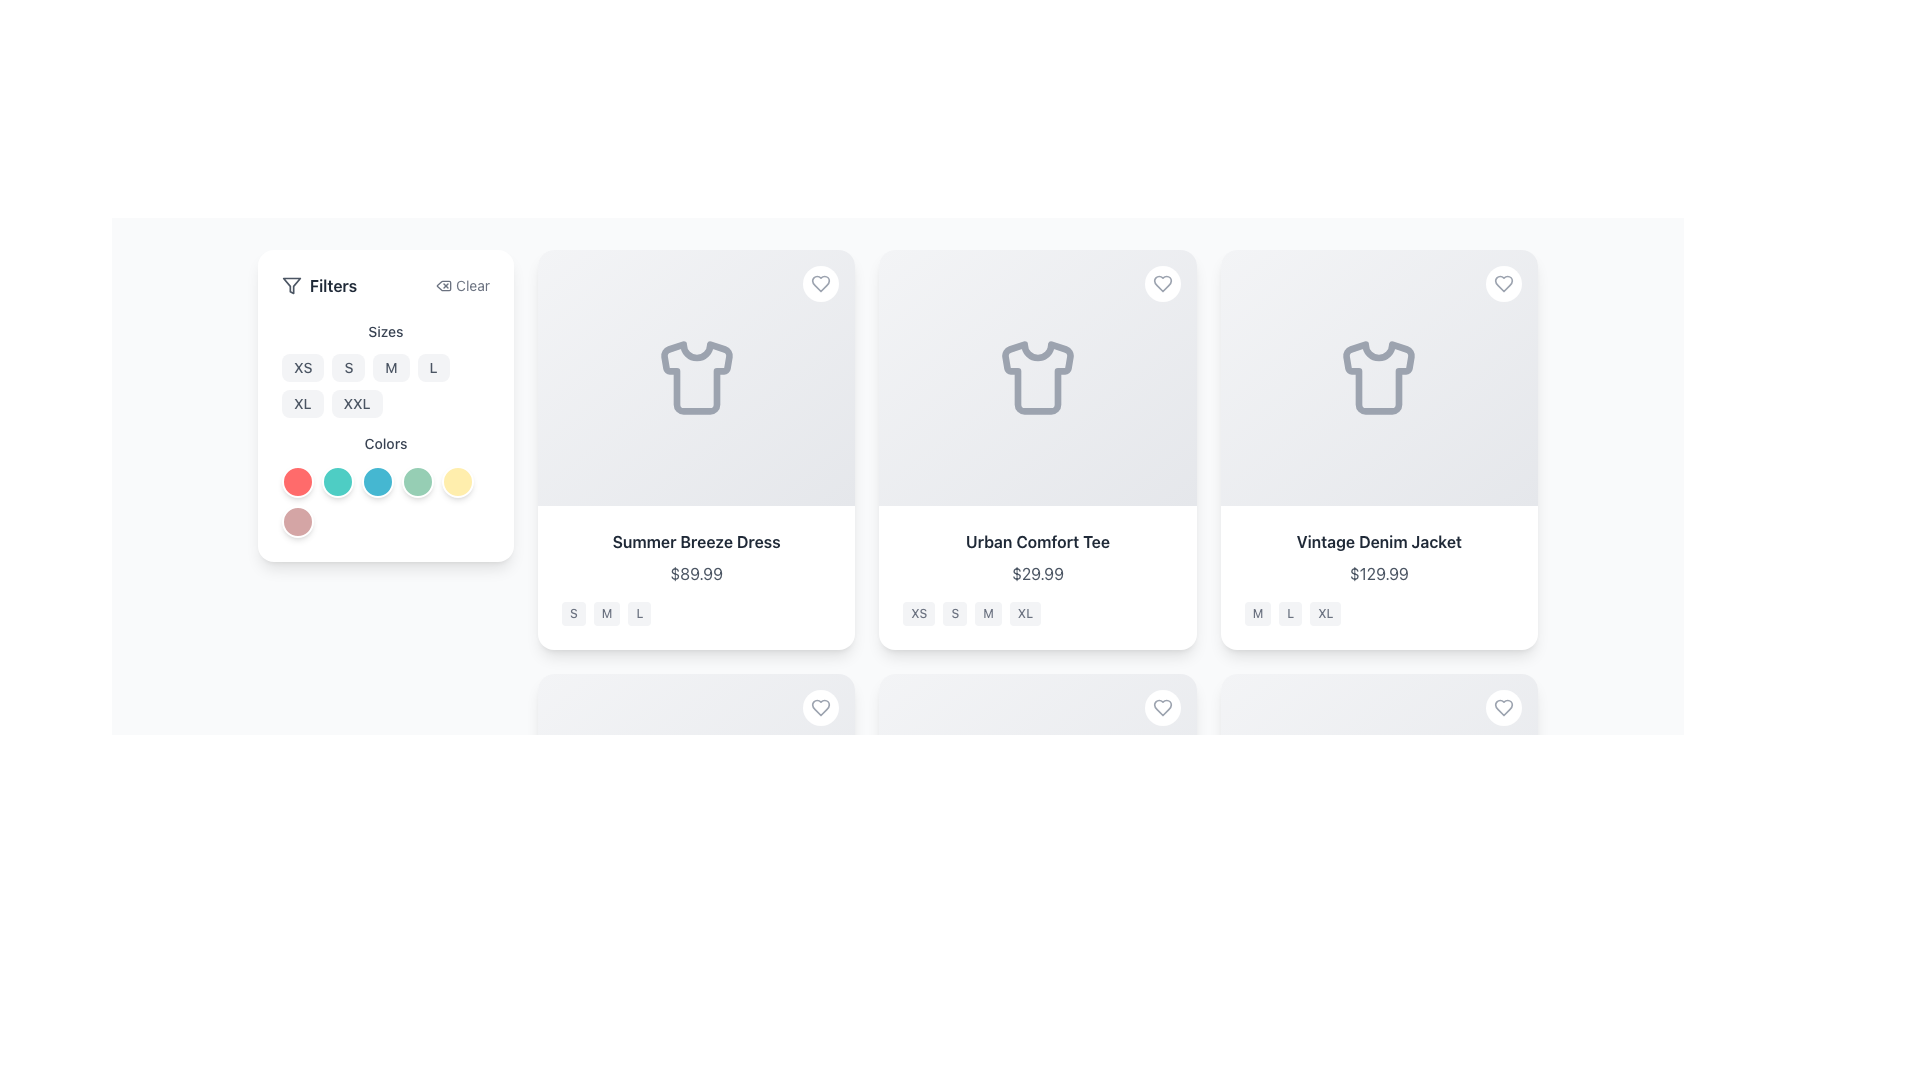  I want to click on the size selection button labeled 'L' located below the title 'Summer Breeze Dress' and its price '$89.99', so click(638, 612).